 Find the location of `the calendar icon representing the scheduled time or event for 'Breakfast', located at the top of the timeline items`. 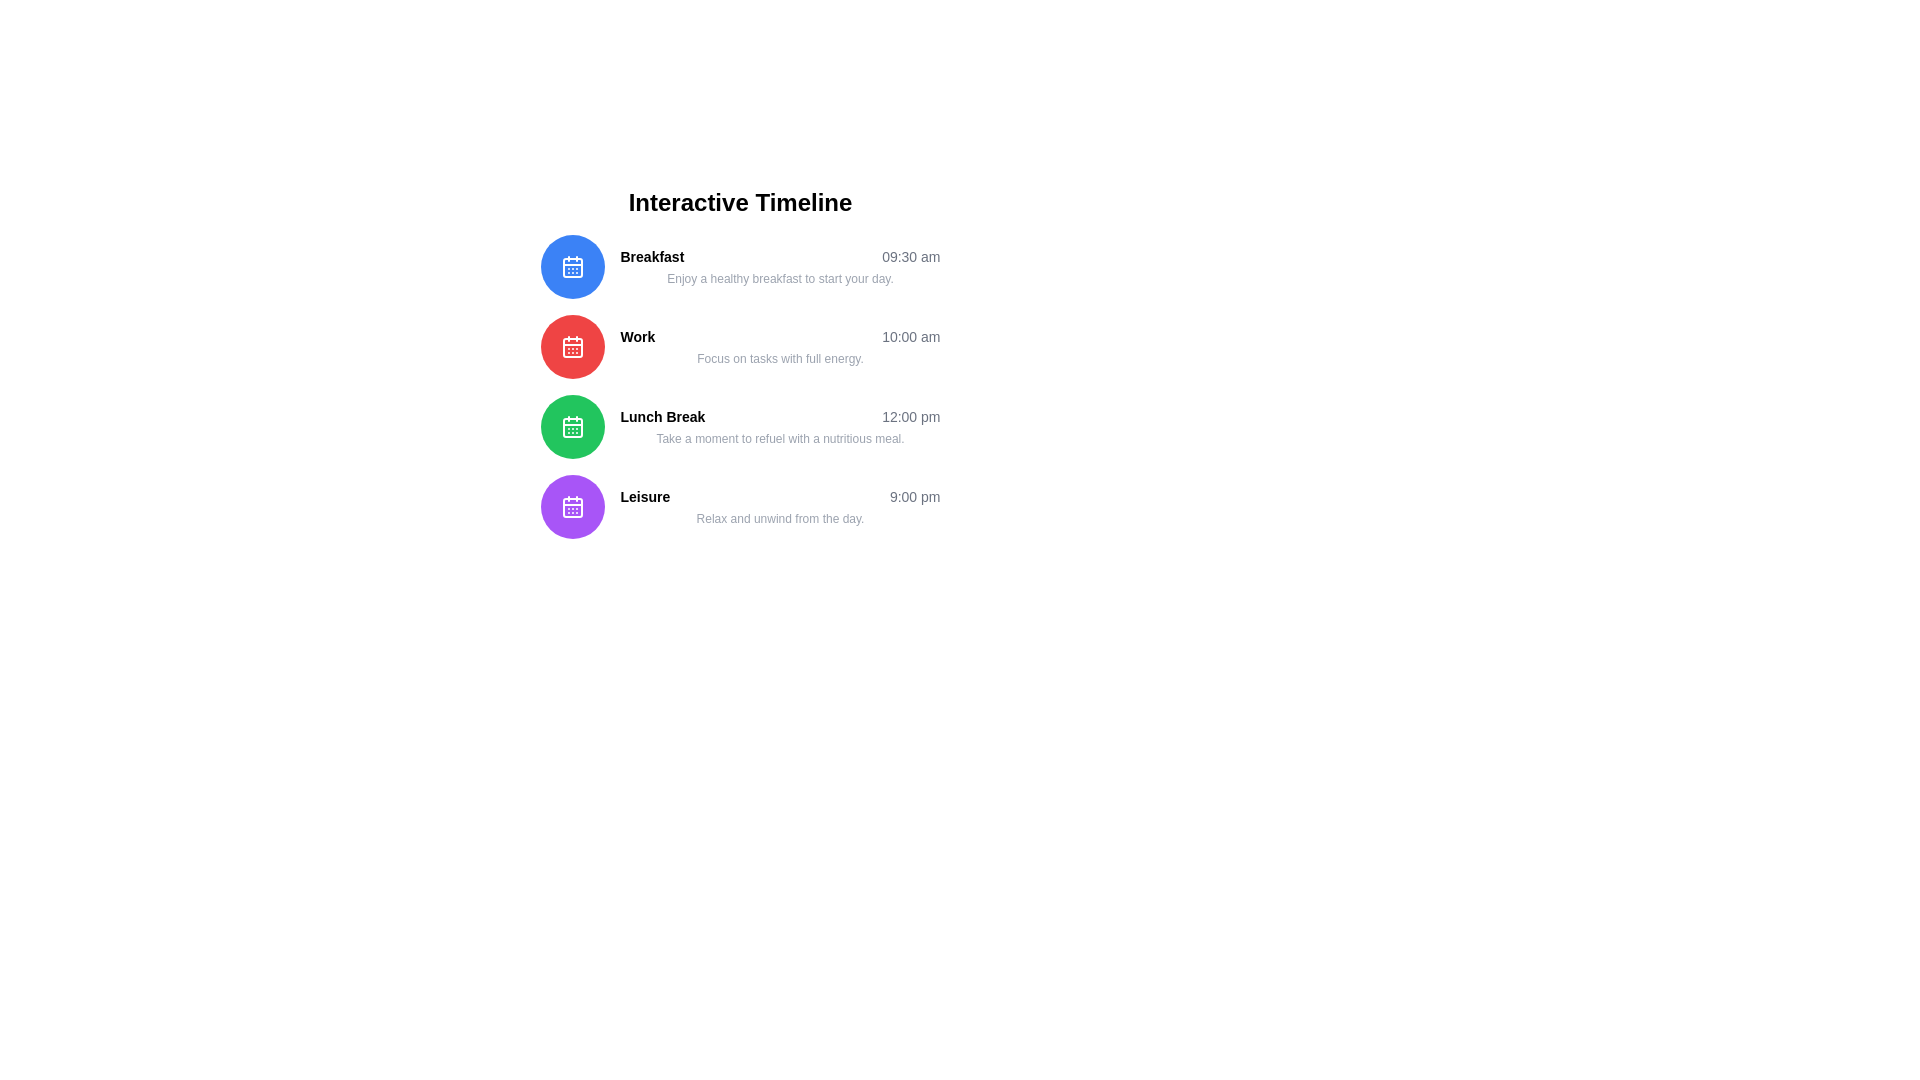

the calendar icon representing the scheduled time or event for 'Breakfast', located at the top of the timeline items is located at coordinates (571, 265).